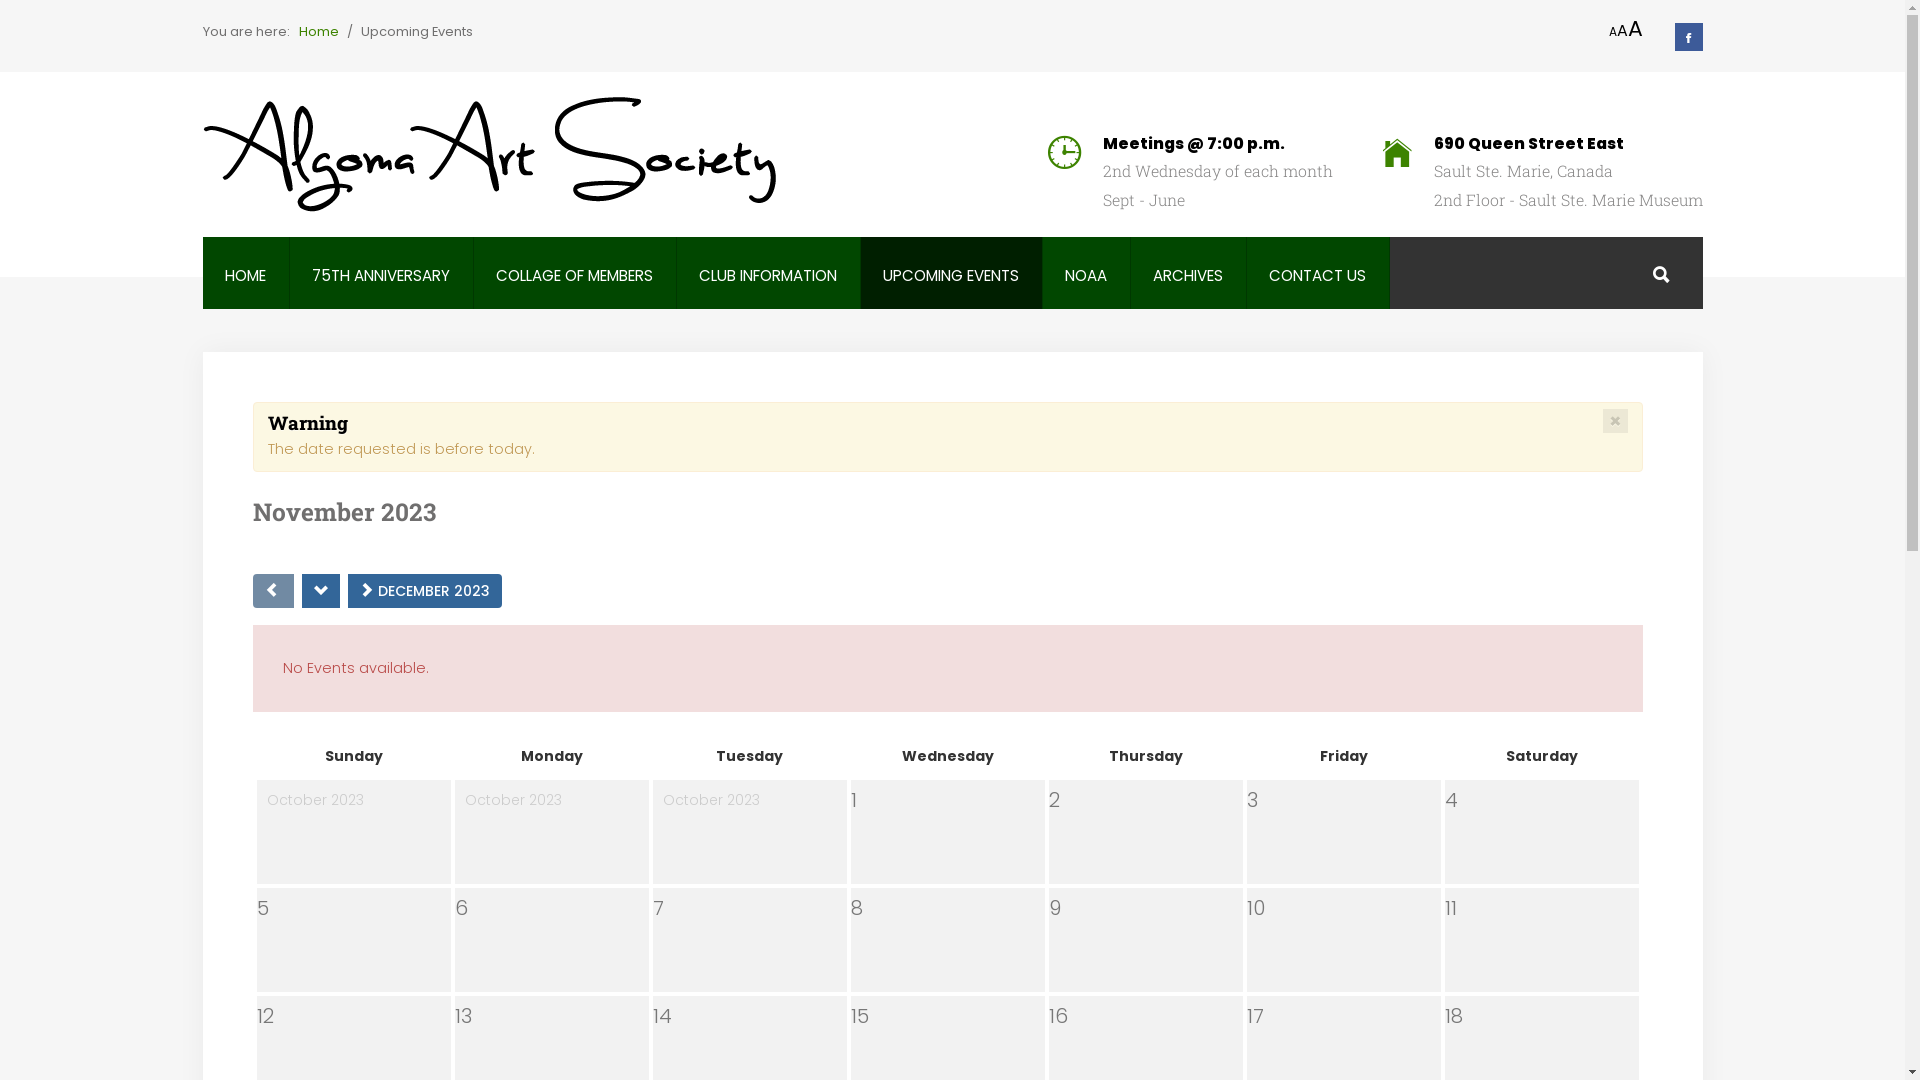  I want to click on '75TH ANNIVERSARY', so click(311, 275).